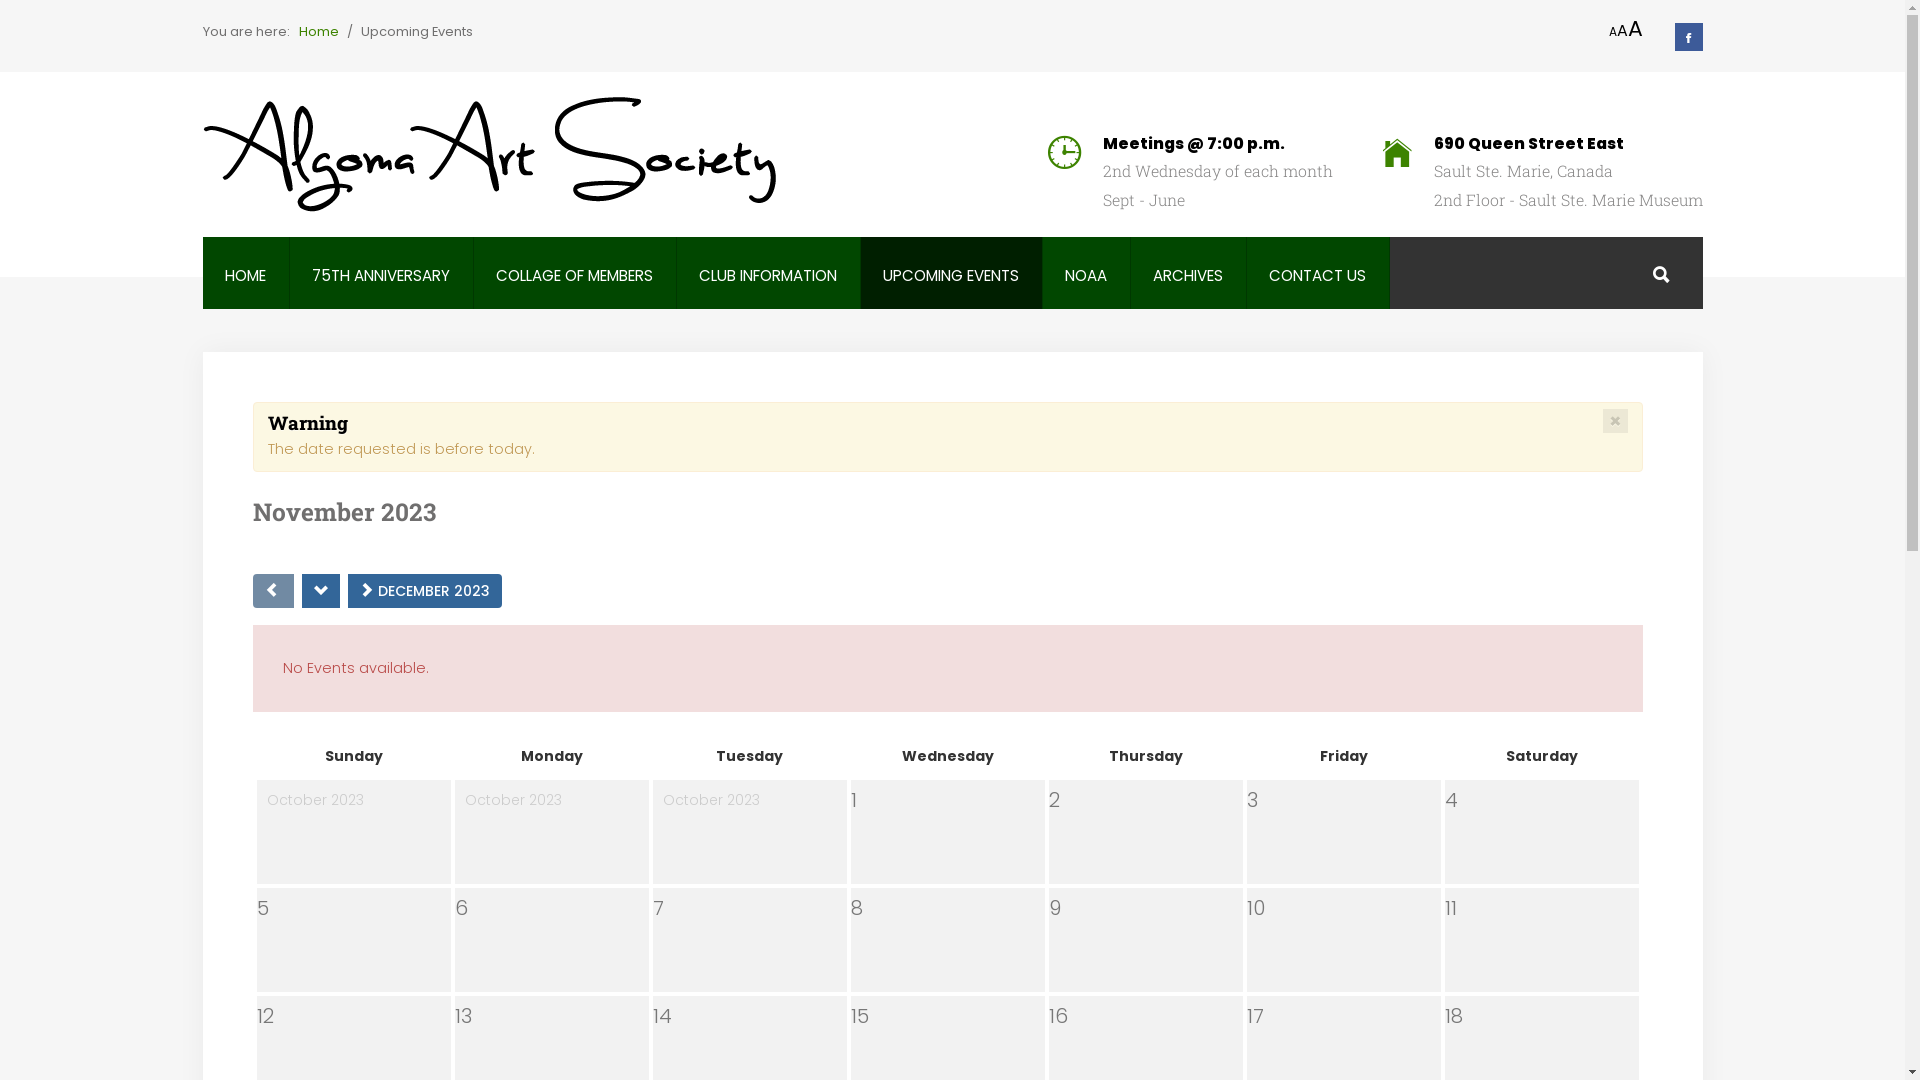  I want to click on '75TH ANNIVERSARY', so click(311, 275).